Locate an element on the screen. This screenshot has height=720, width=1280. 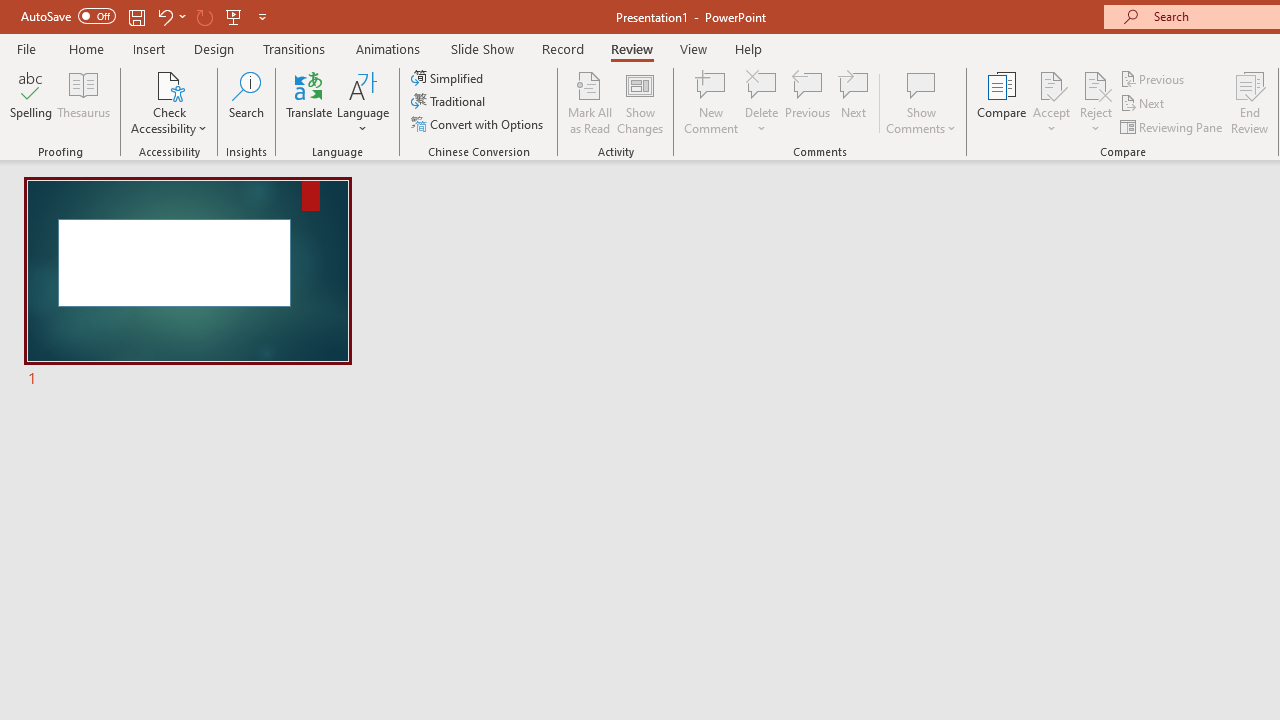
'Spelling...' is located at coordinates (31, 103).